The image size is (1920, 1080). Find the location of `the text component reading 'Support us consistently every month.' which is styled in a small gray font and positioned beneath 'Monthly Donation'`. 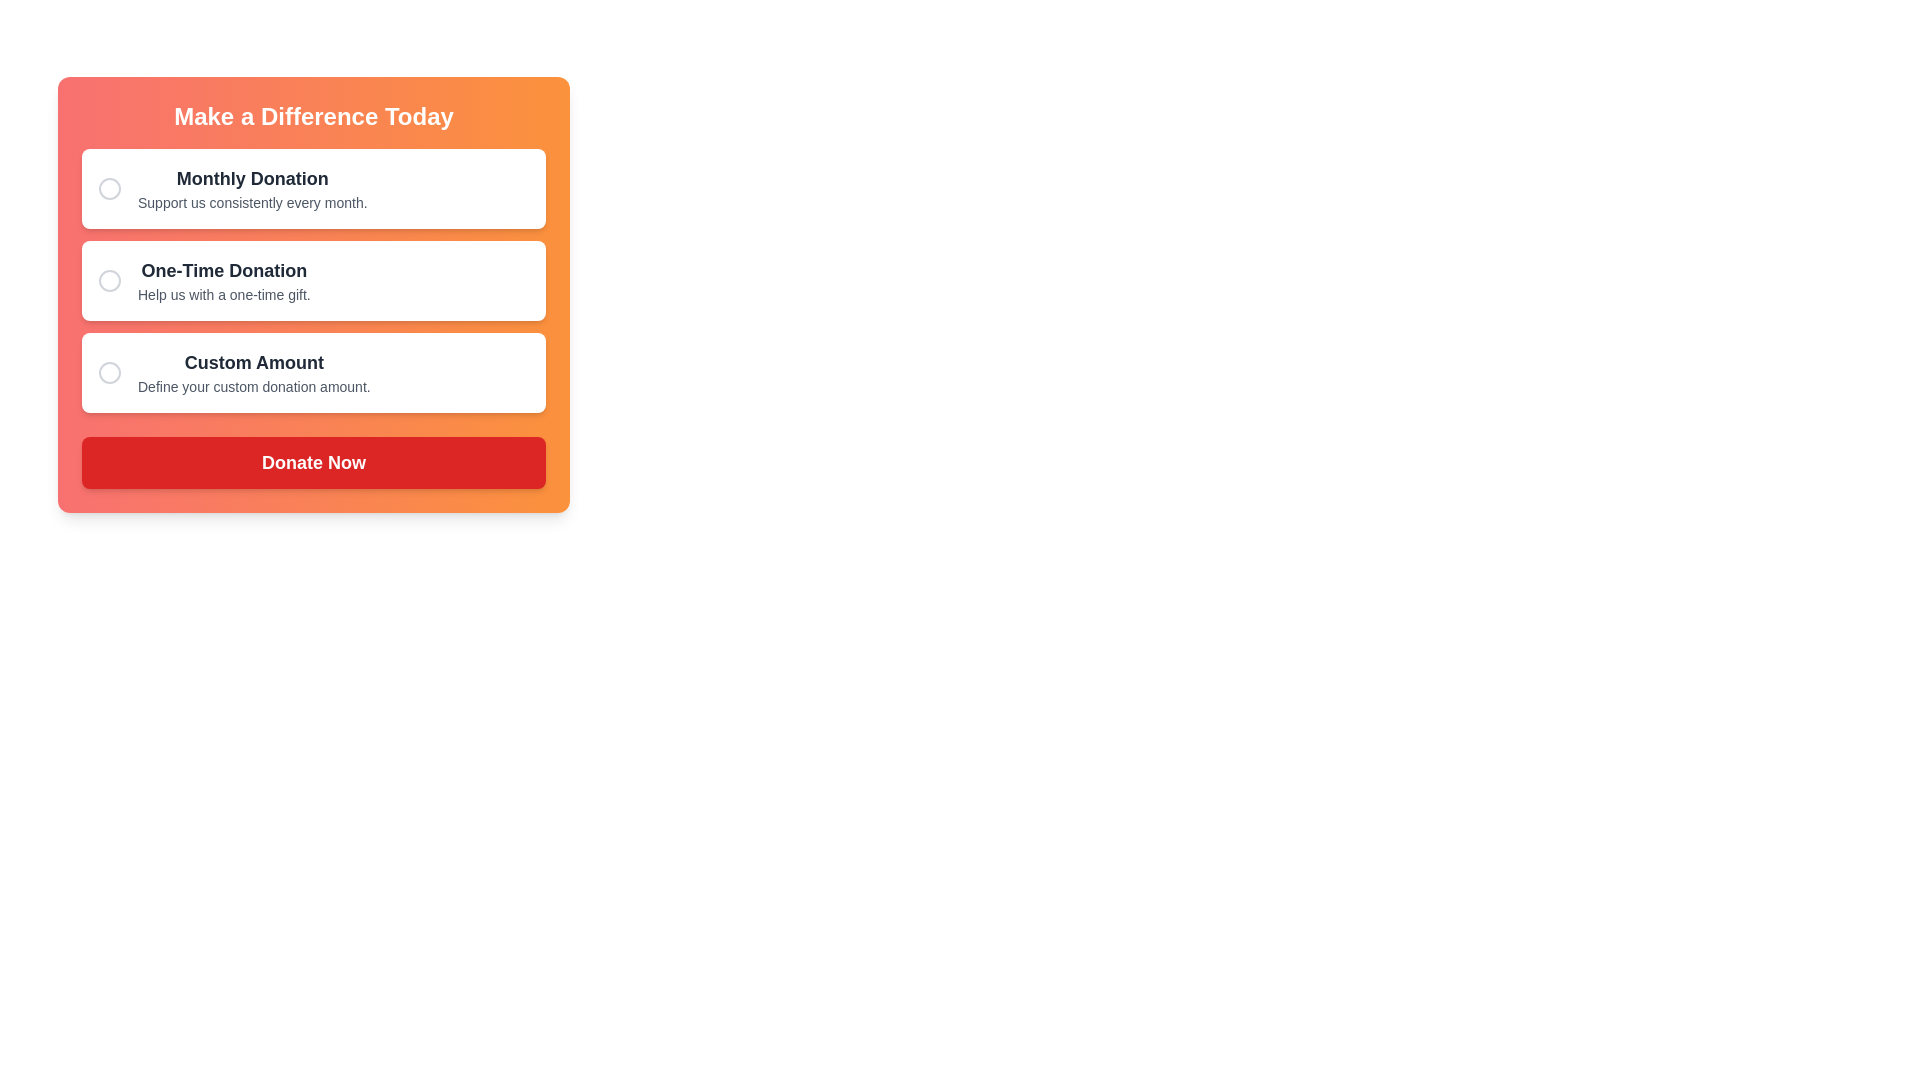

the text component reading 'Support us consistently every month.' which is styled in a small gray font and positioned beneath 'Monthly Donation' is located at coordinates (251, 203).